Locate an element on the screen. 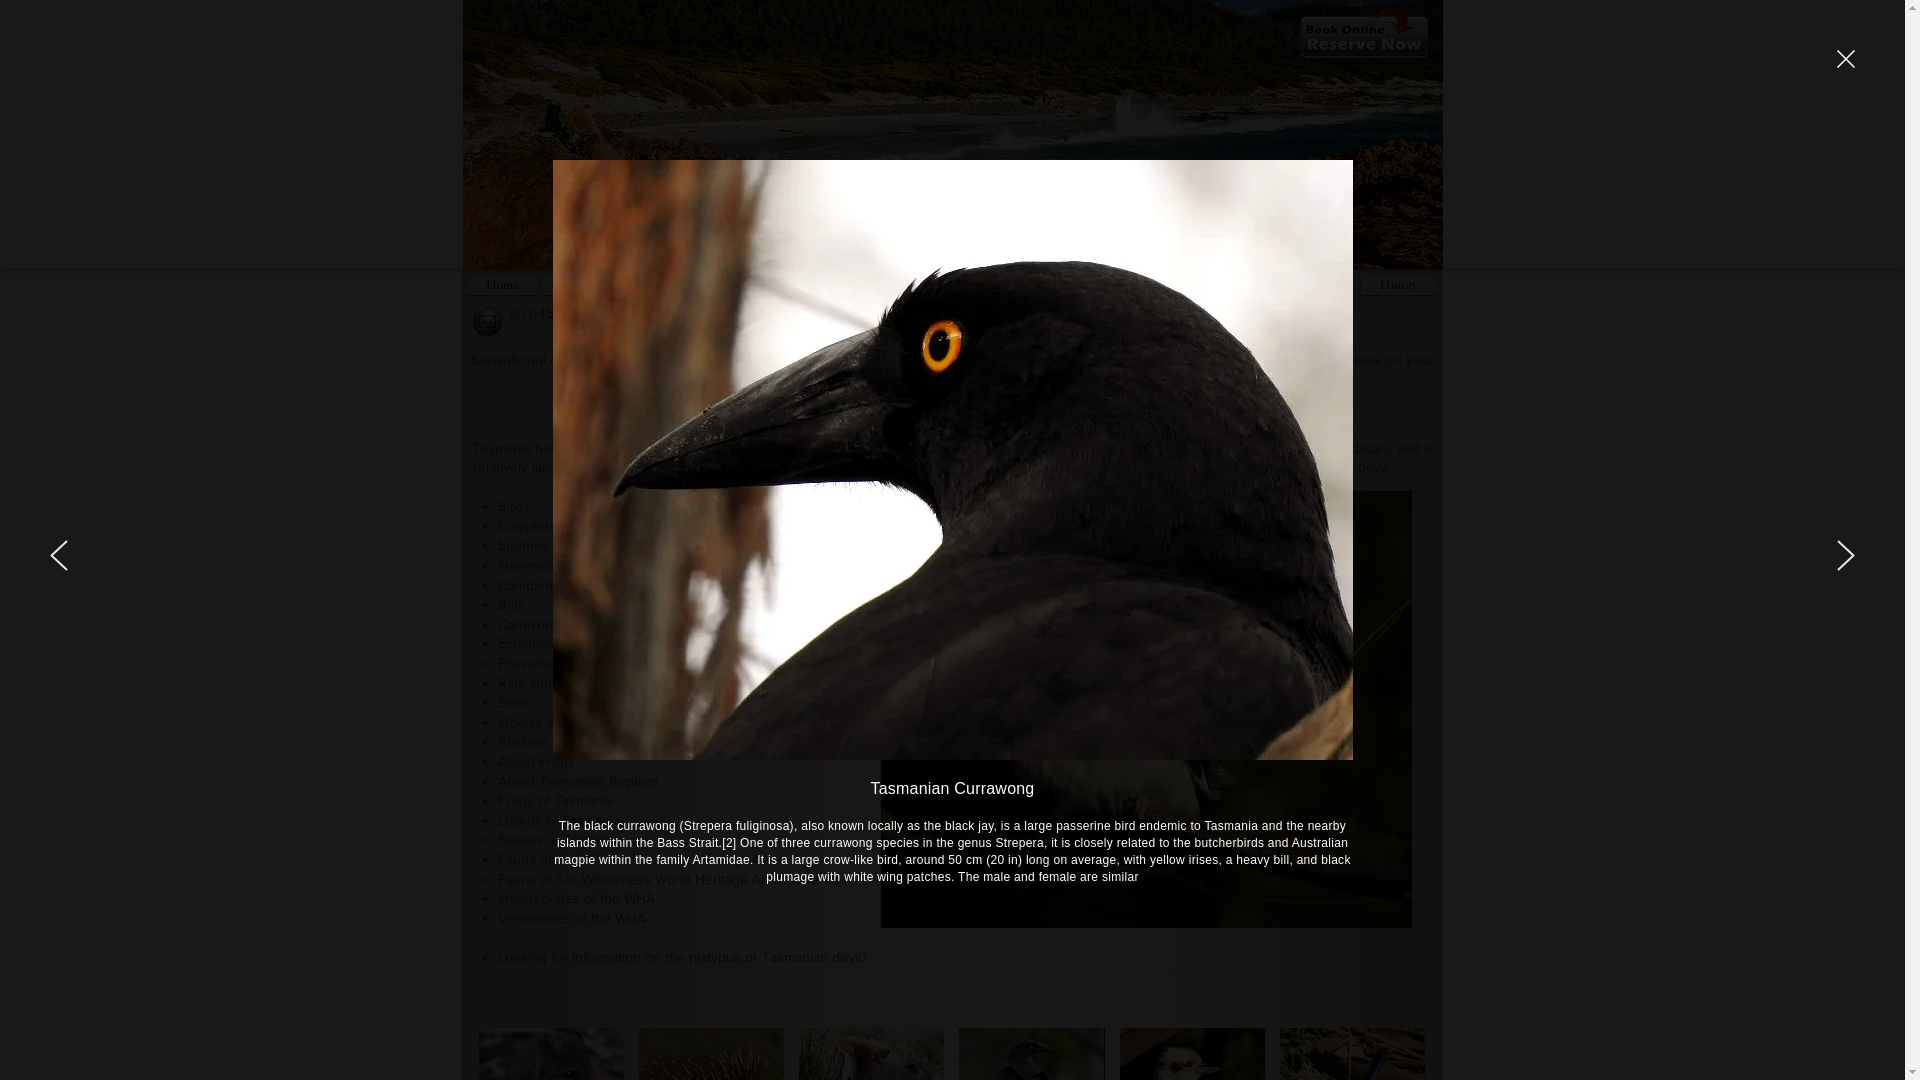 The height and width of the screenshot is (1080, 1920). 'Seals' is located at coordinates (514, 701).